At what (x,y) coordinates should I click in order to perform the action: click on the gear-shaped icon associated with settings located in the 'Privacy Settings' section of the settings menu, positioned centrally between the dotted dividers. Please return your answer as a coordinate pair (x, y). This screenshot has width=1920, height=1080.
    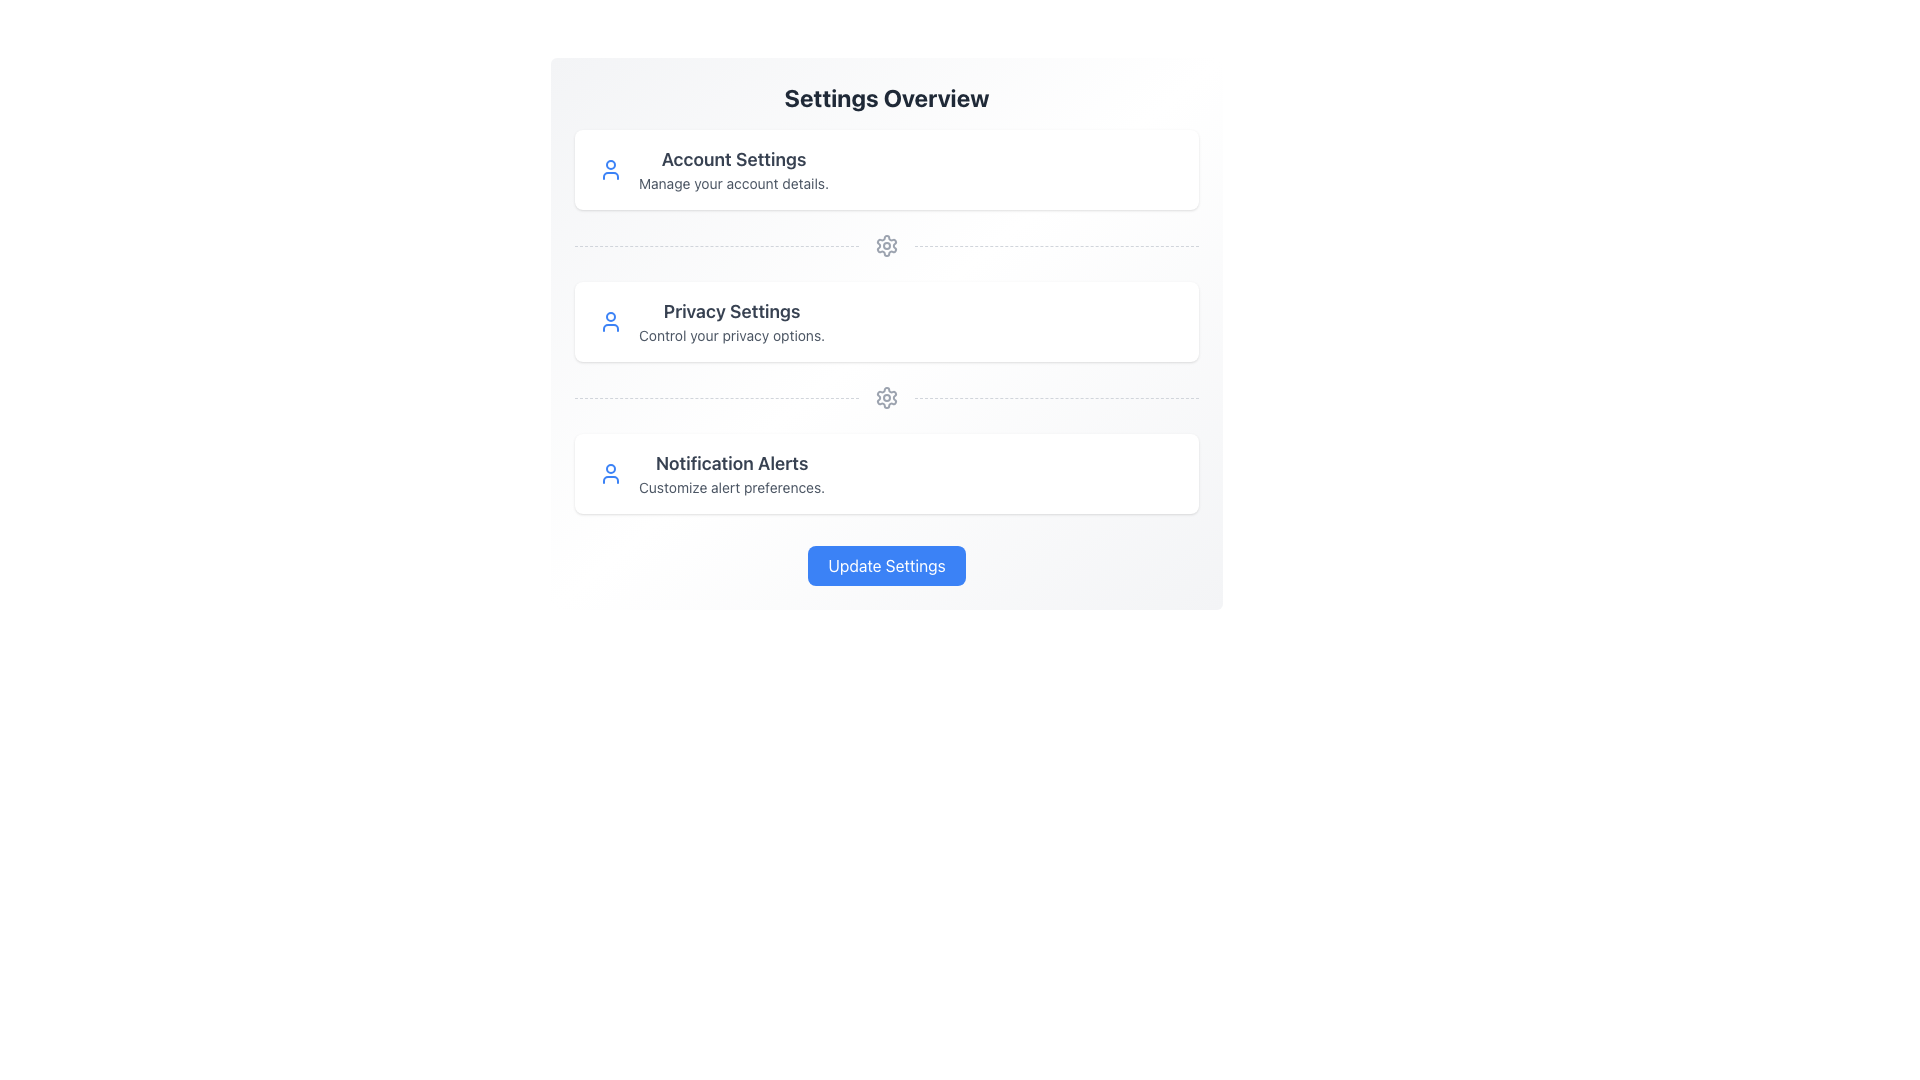
    Looking at the image, I should click on (886, 397).